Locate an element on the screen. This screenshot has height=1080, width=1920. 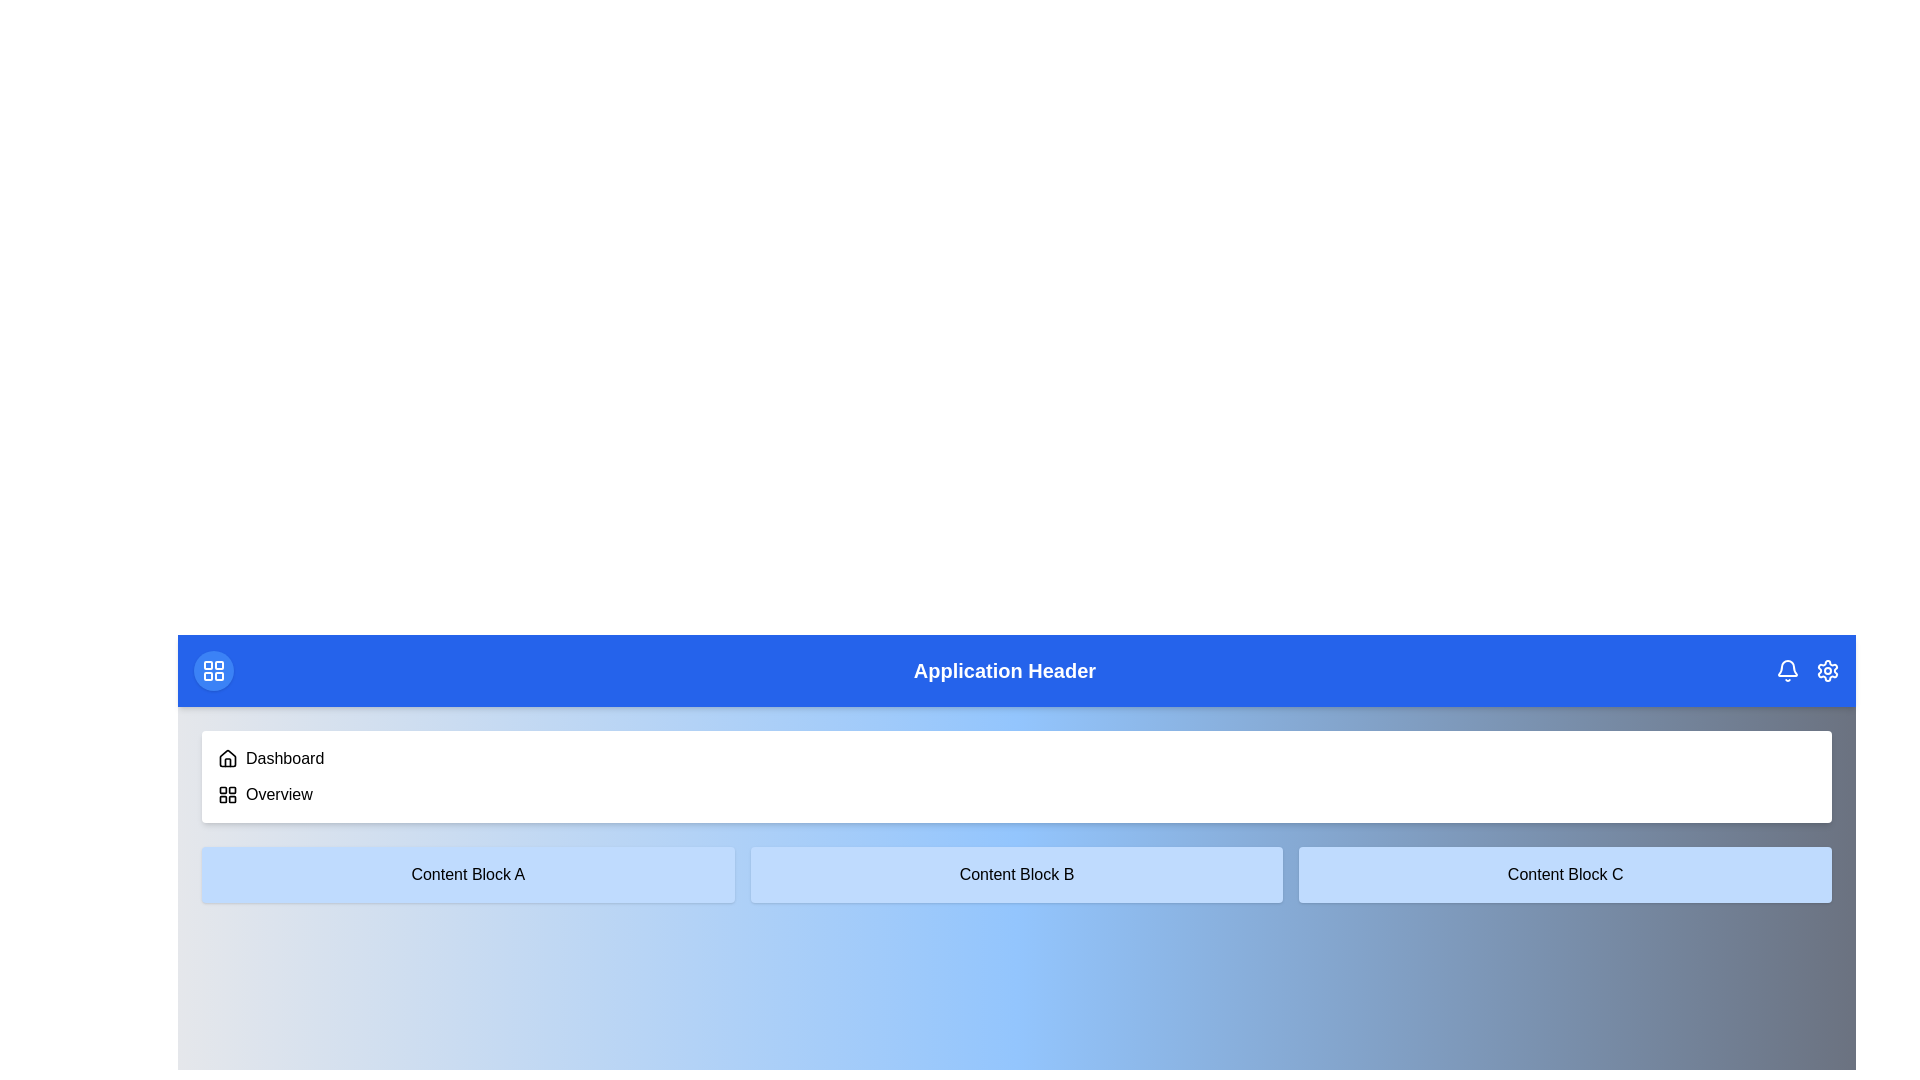
the 'Overview' navigation link is located at coordinates (277, 793).